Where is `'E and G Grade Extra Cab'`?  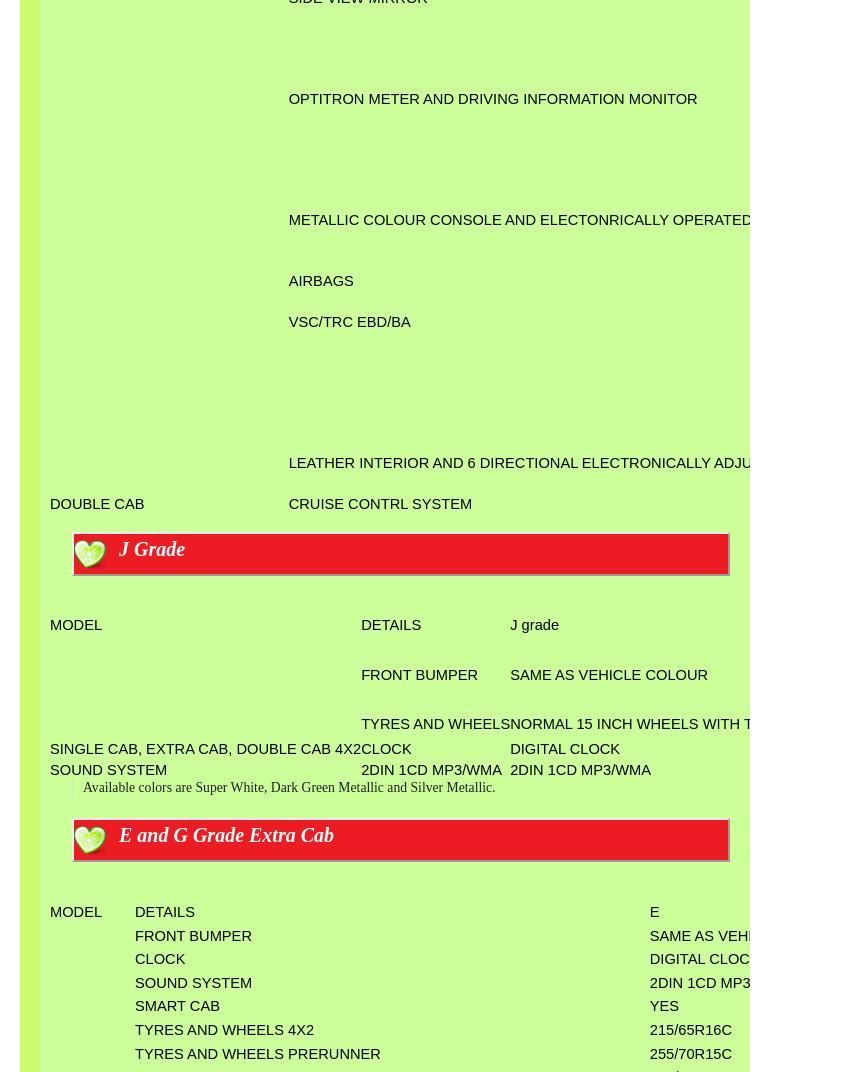 'E and G Grade Extra Cab' is located at coordinates (225, 833).